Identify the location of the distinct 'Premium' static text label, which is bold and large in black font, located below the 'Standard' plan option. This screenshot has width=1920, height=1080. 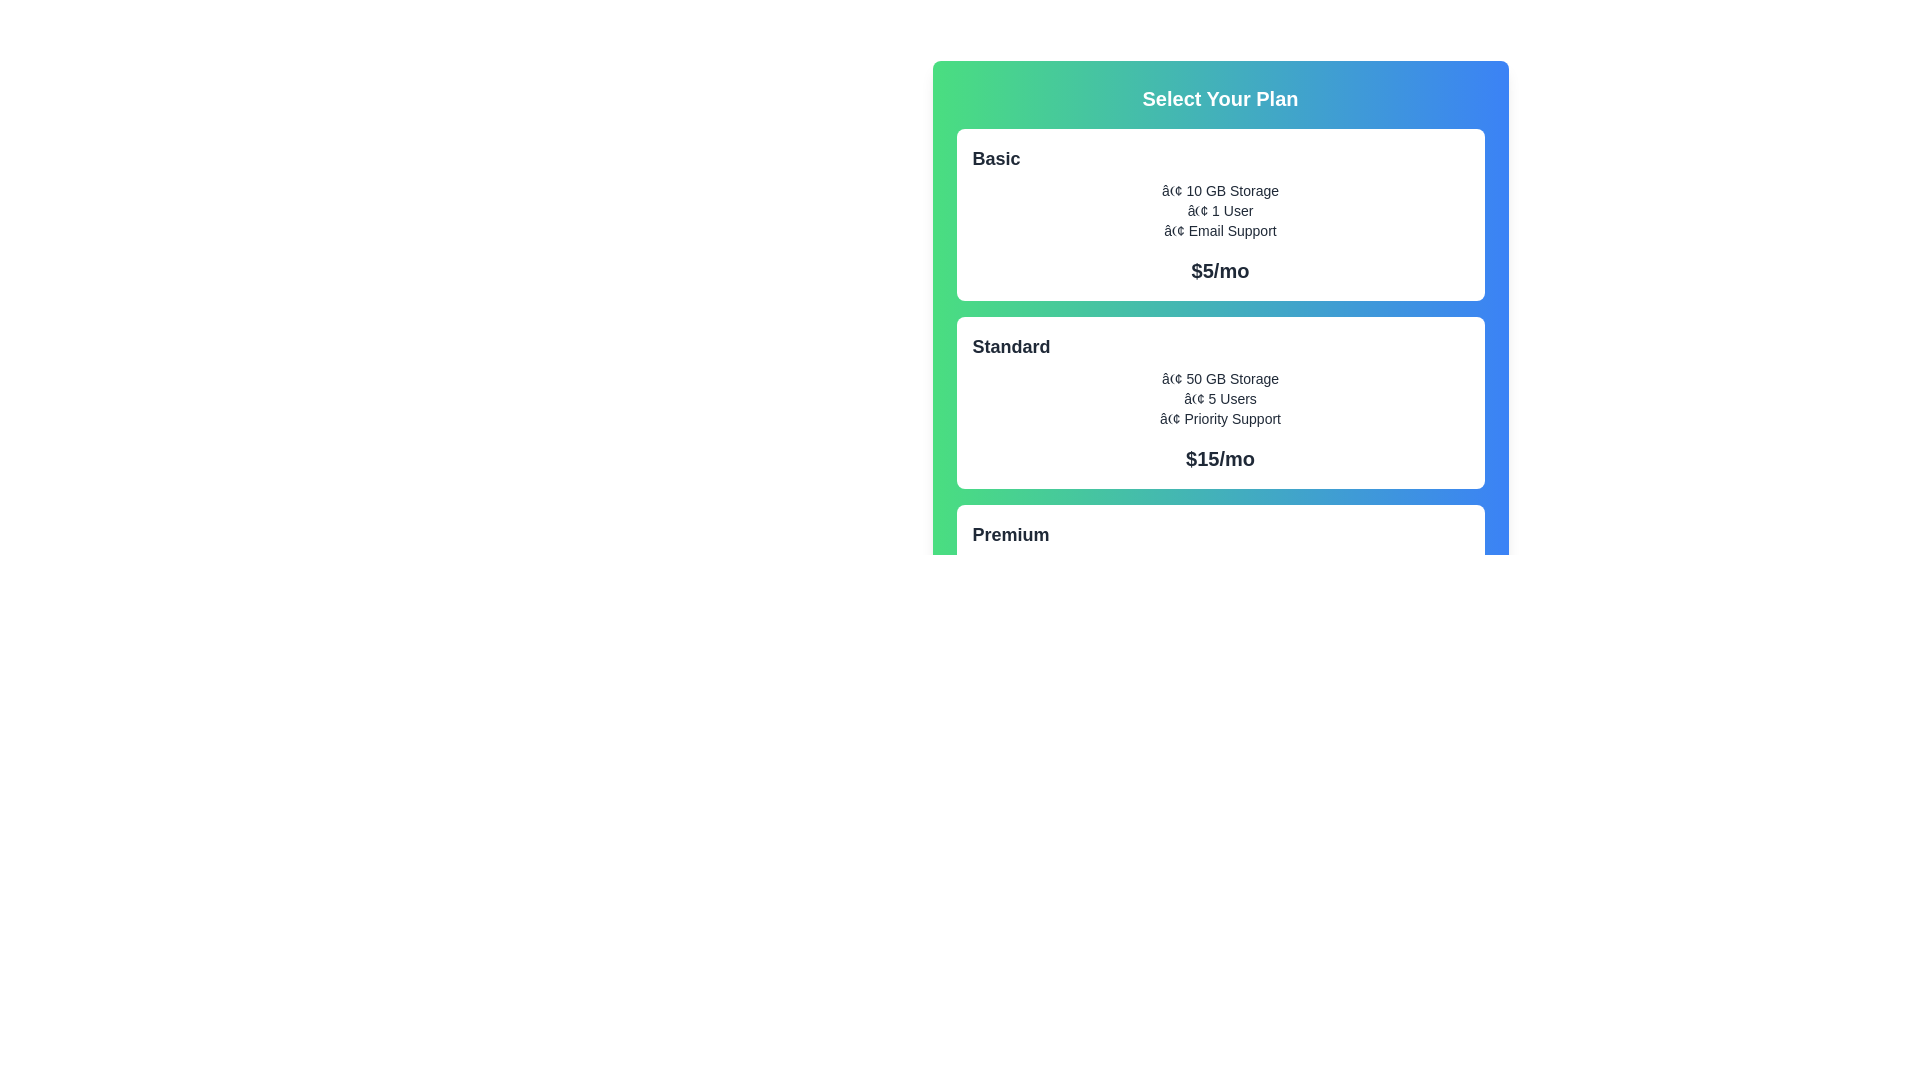
(1011, 534).